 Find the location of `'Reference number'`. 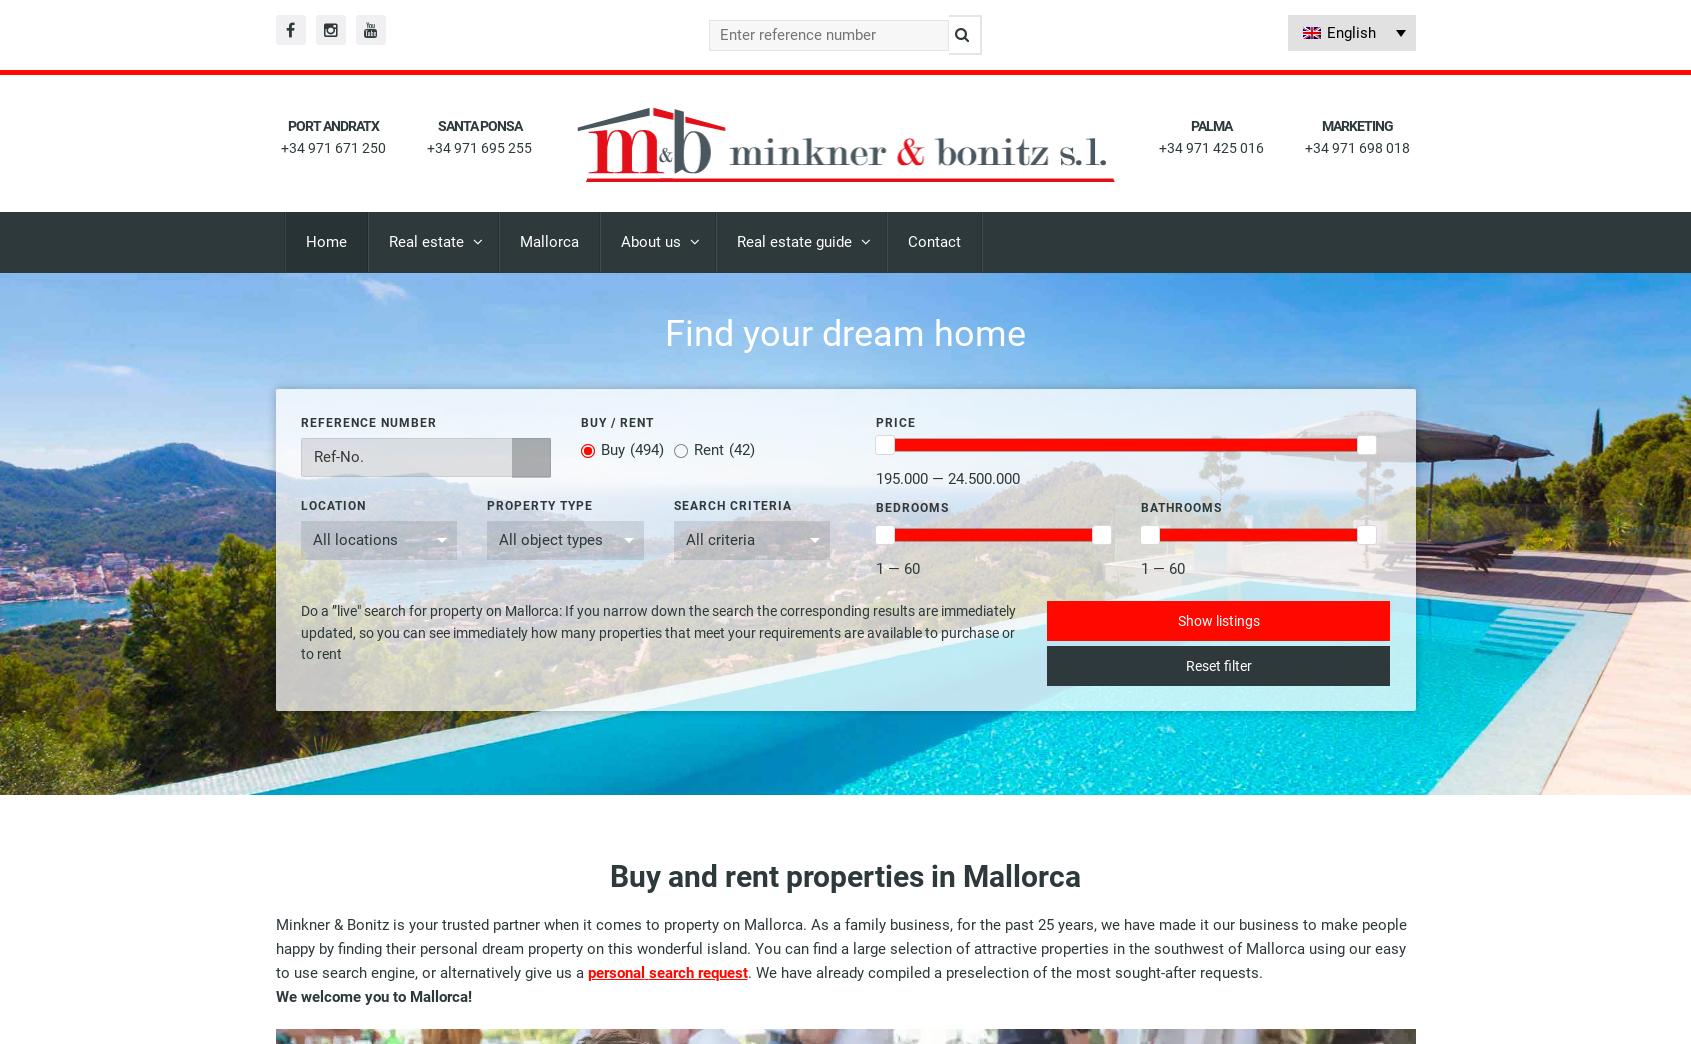

'Reference number' is located at coordinates (299, 420).